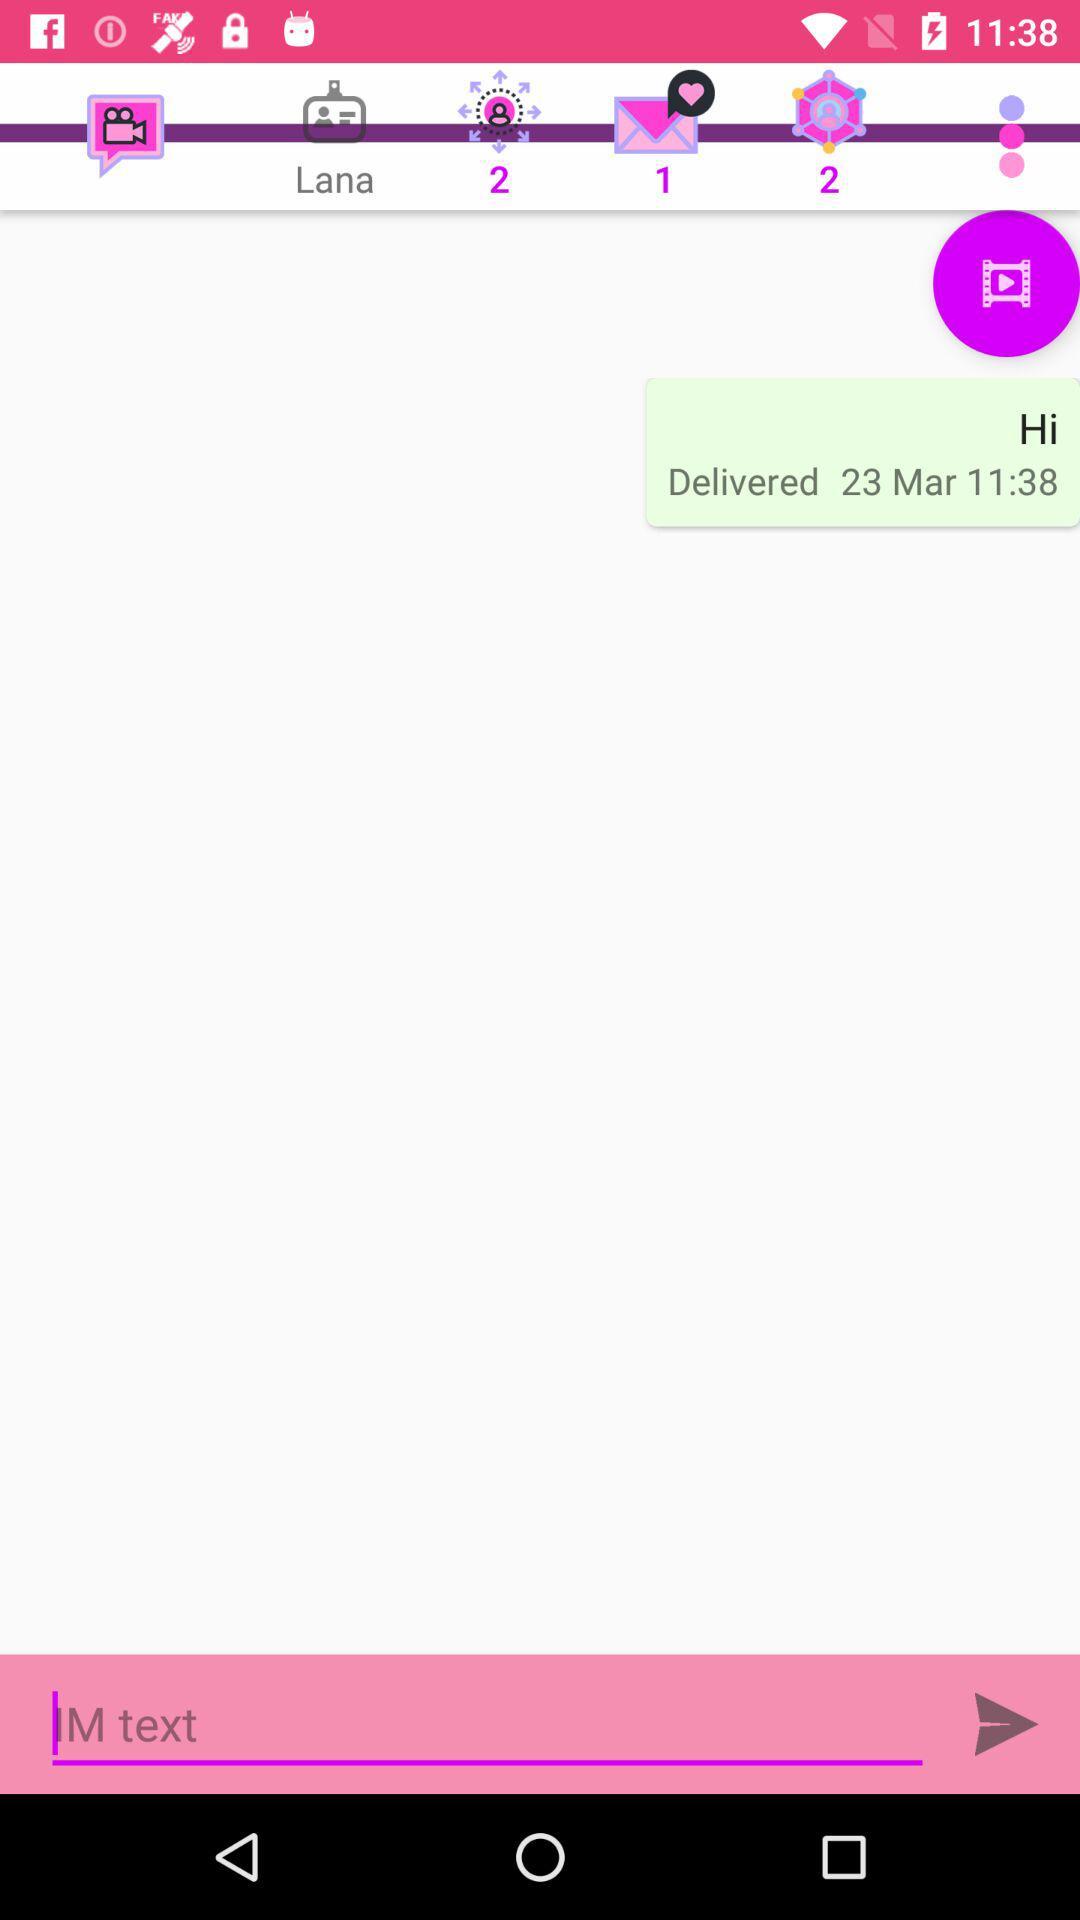 The width and height of the screenshot is (1080, 1920). Describe the element at coordinates (1006, 1723) in the screenshot. I see `send message` at that location.